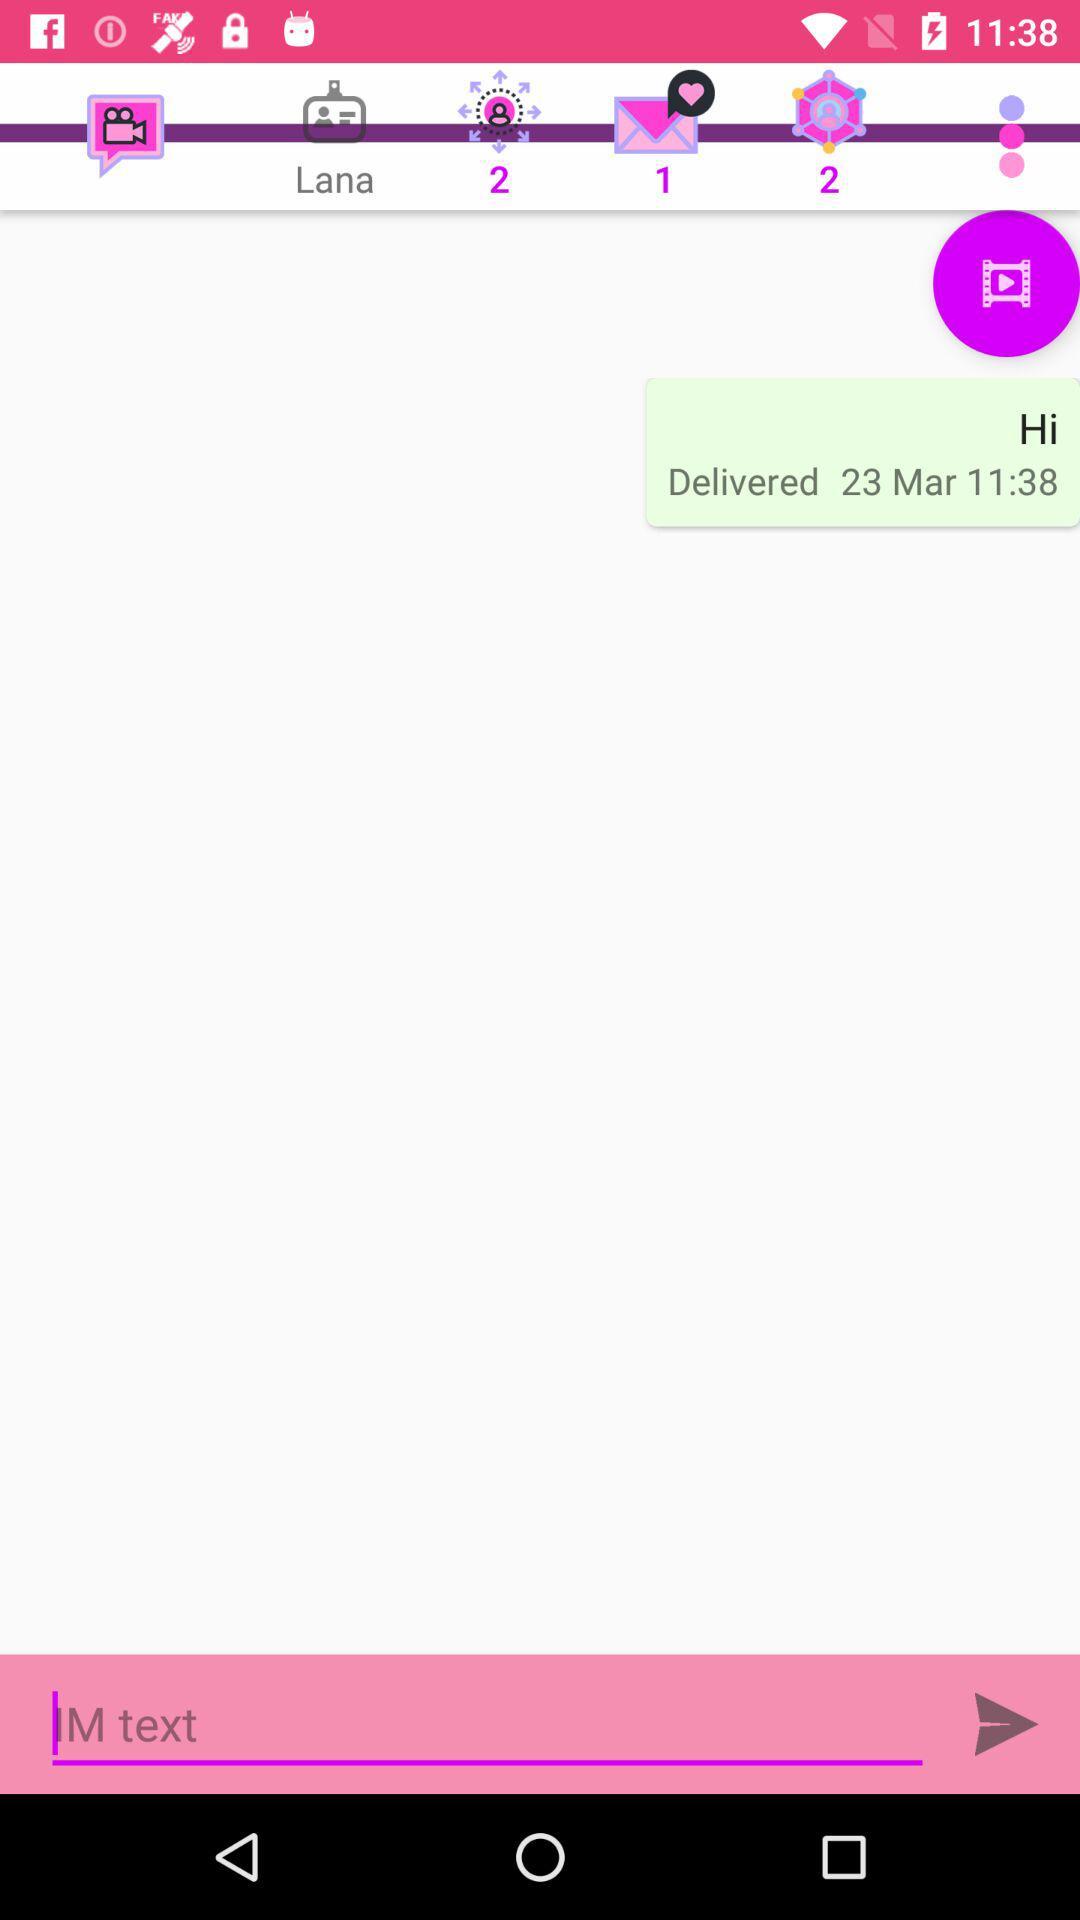 The width and height of the screenshot is (1080, 1920). Describe the element at coordinates (1006, 1723) in the screenshot. I see `send message` at that location.